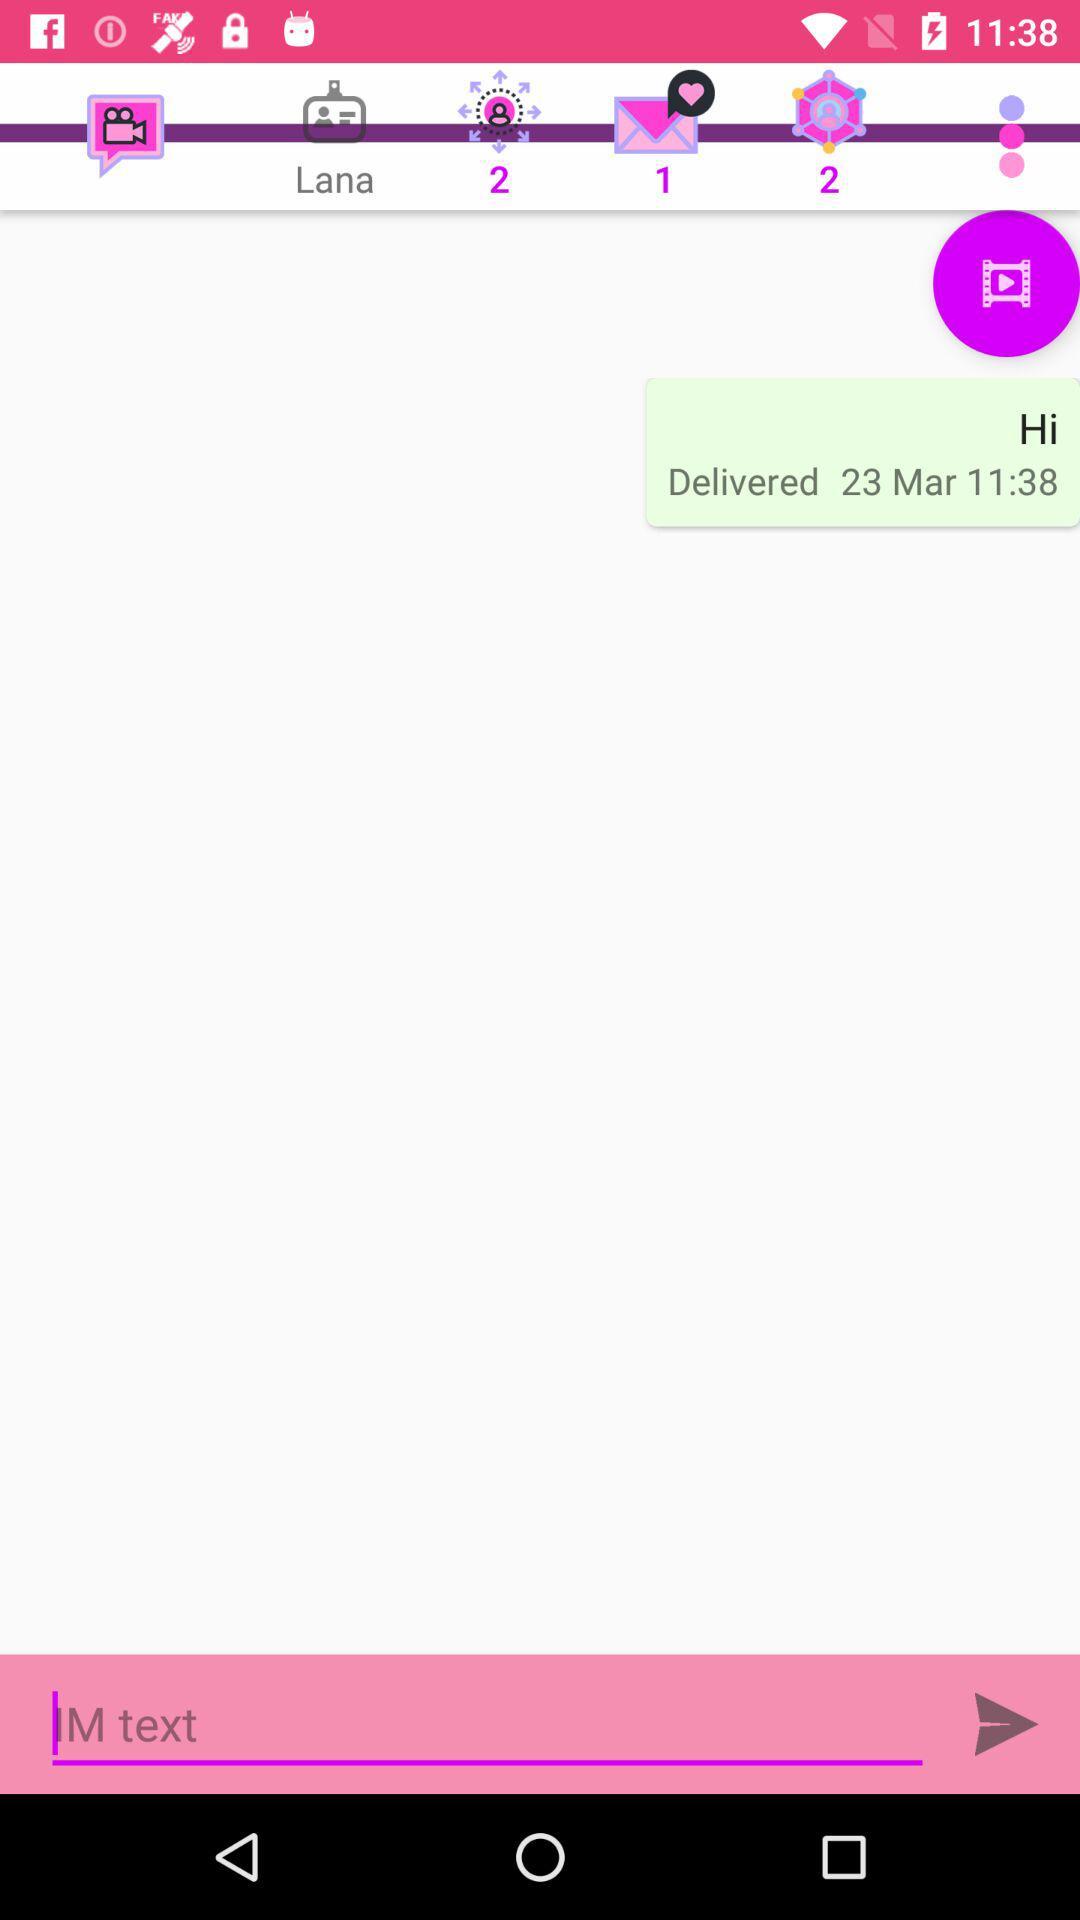 The width and height of the screenshot is (1080, 1920). Describe the element at coordinates (1006, 1723) in the screenshot. I see `send message` at that location.